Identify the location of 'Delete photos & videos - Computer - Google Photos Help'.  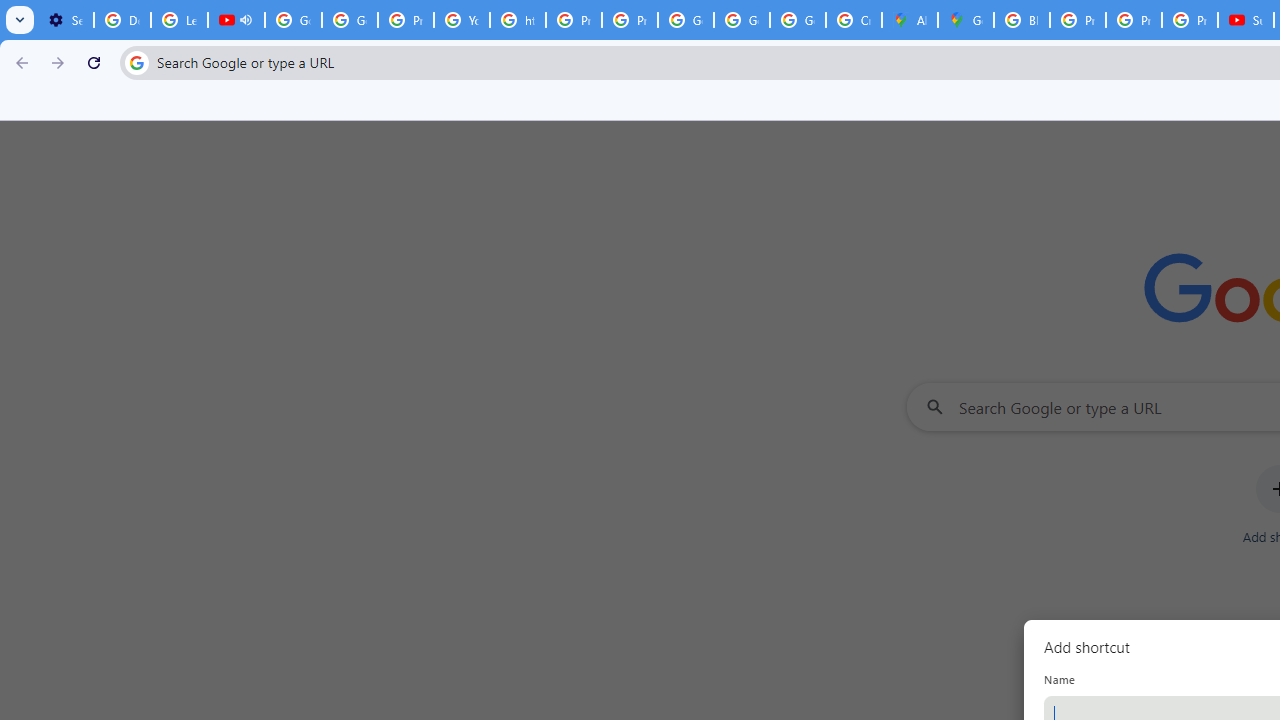
(121, 20).